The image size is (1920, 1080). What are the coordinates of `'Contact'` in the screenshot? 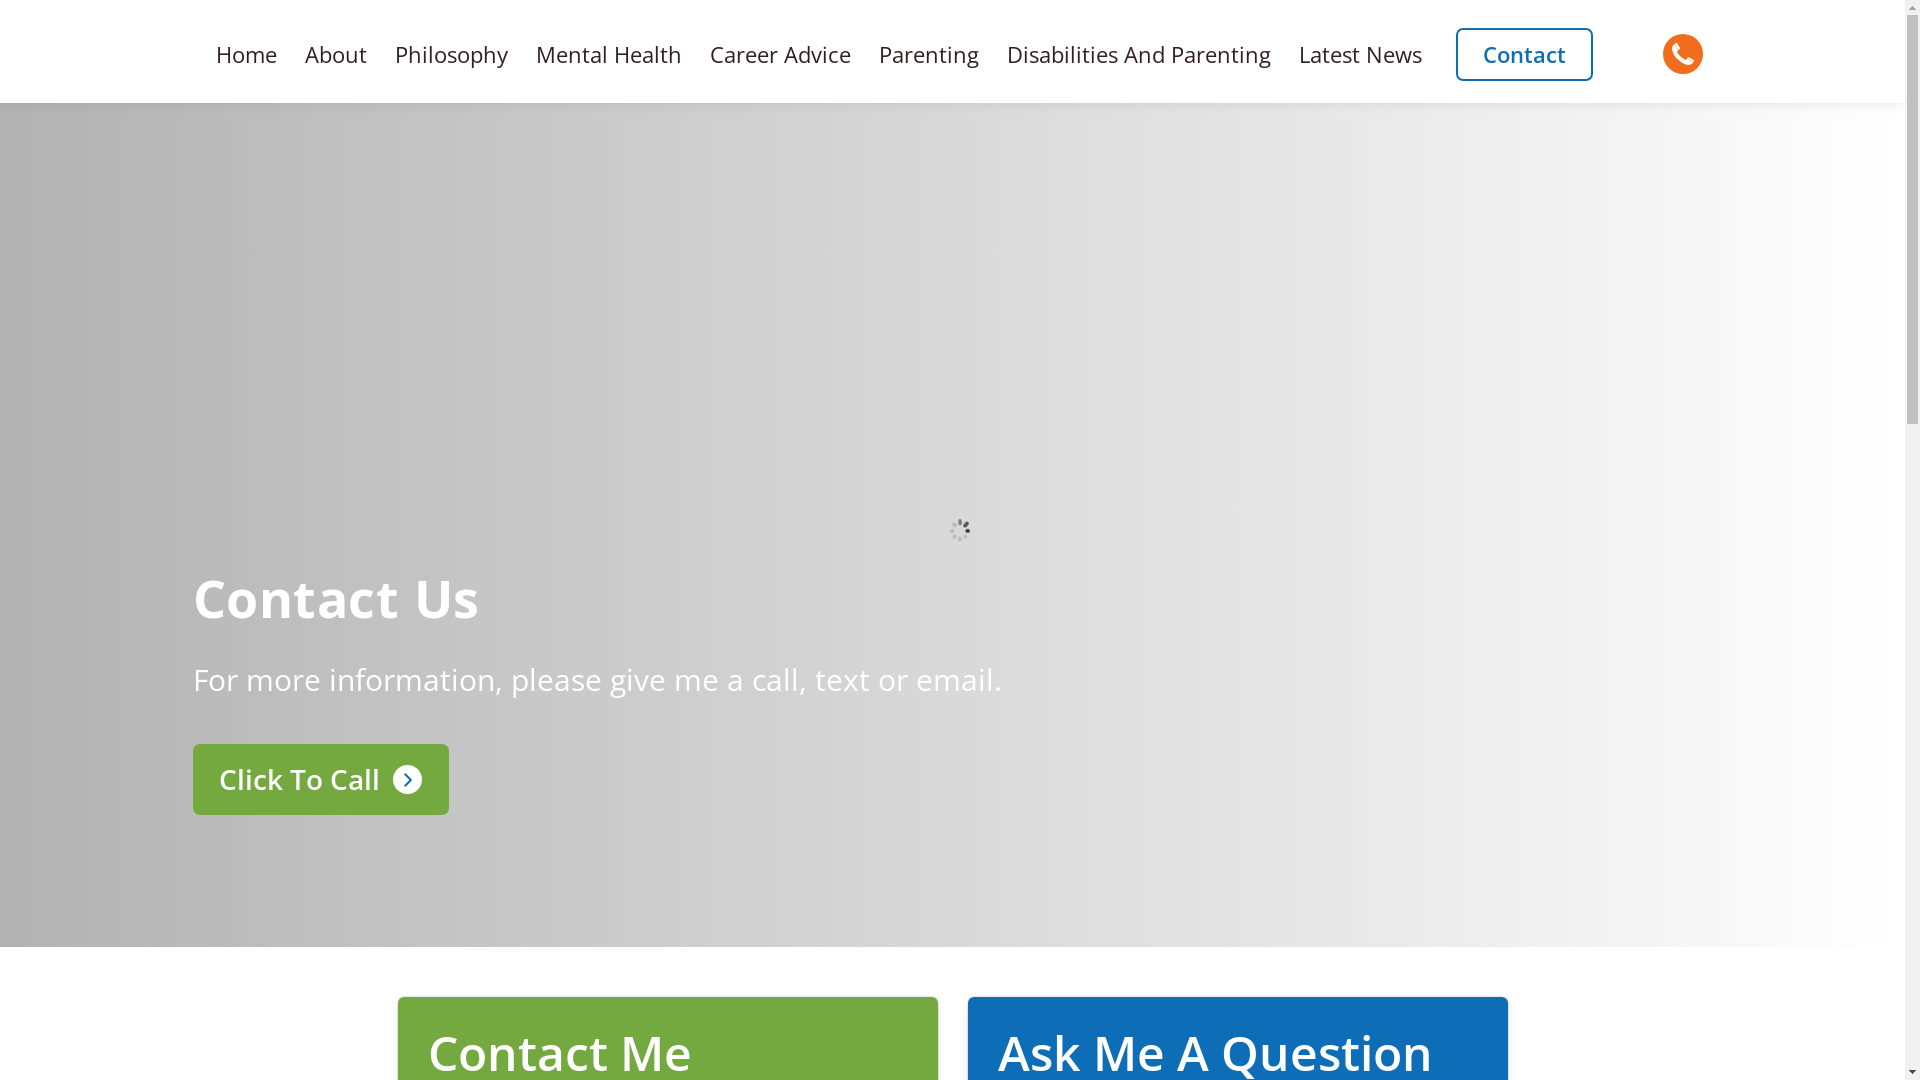 It's located at (1455, 53).